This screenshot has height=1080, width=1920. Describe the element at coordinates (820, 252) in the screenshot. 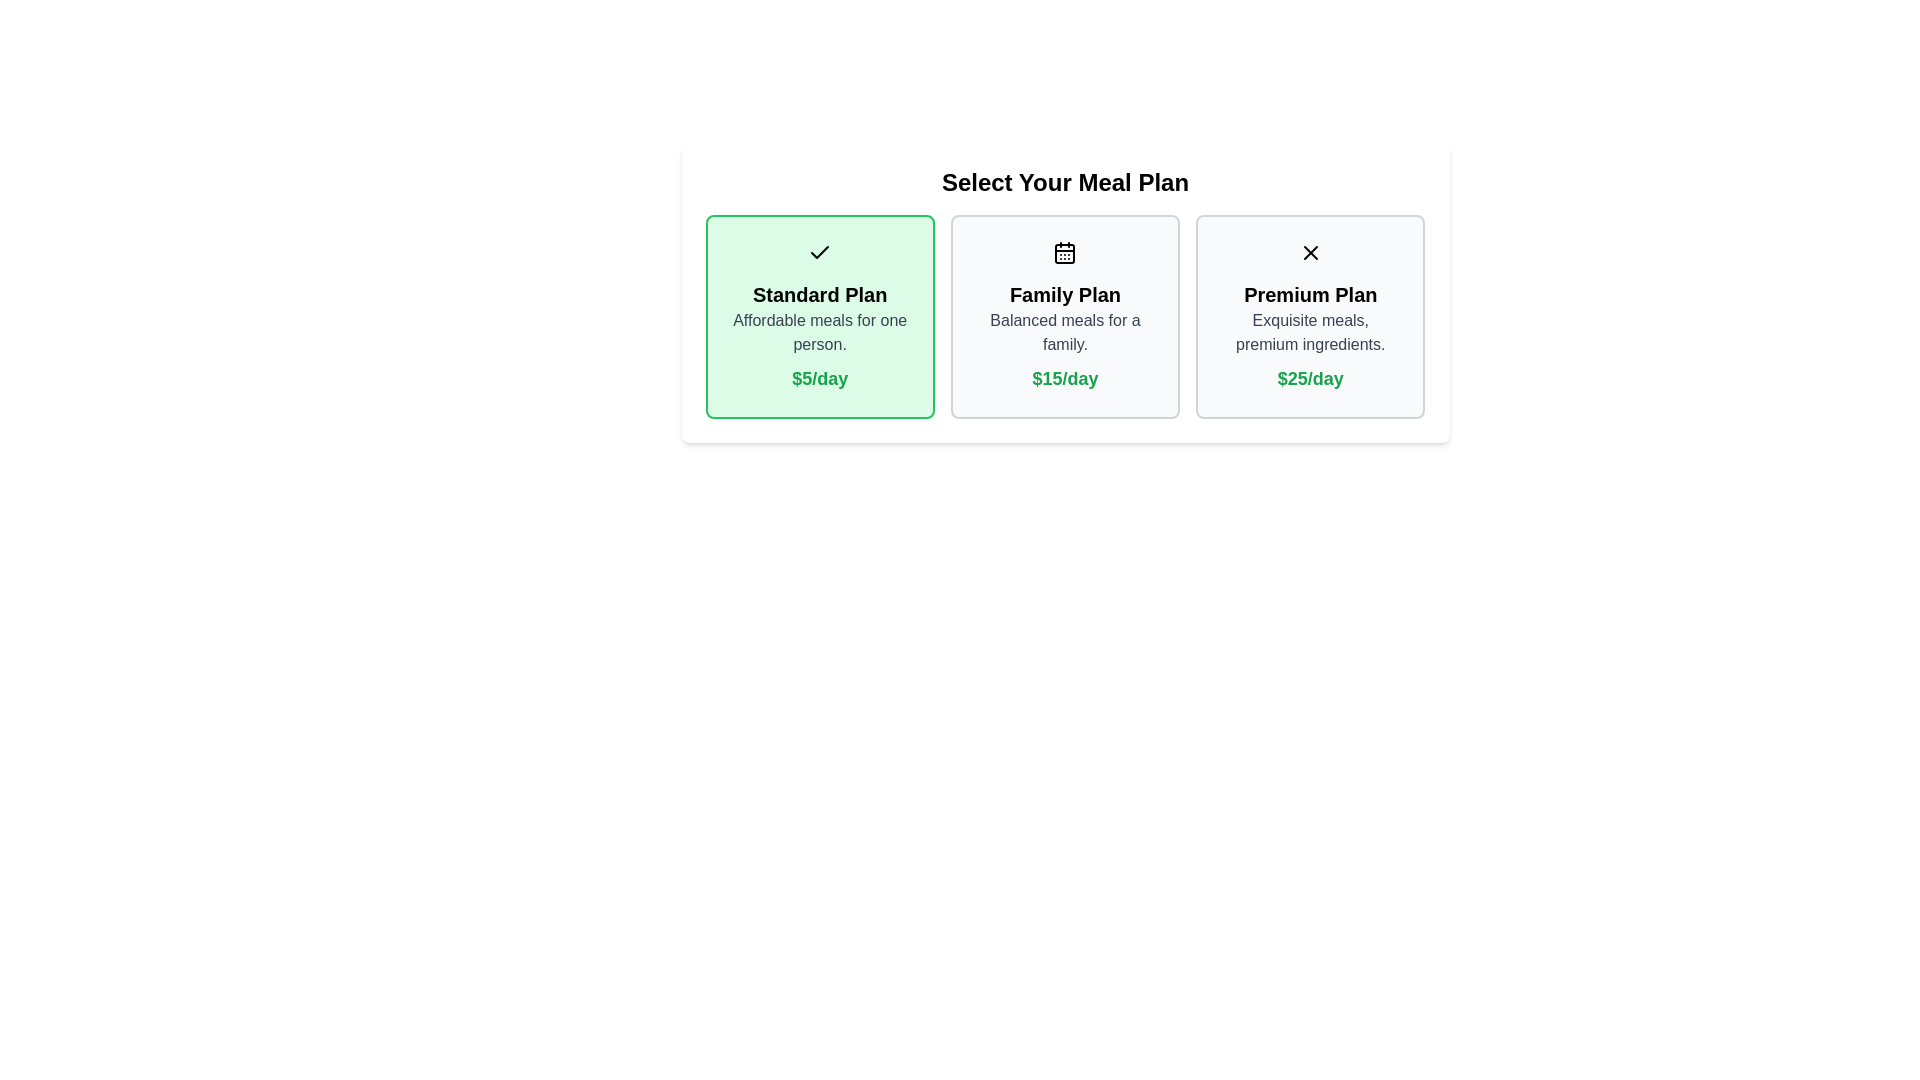

I see `the visual indicator icon located at the center-top of the 'Standard Plan' card, which denotes the selected or active state` at that location.